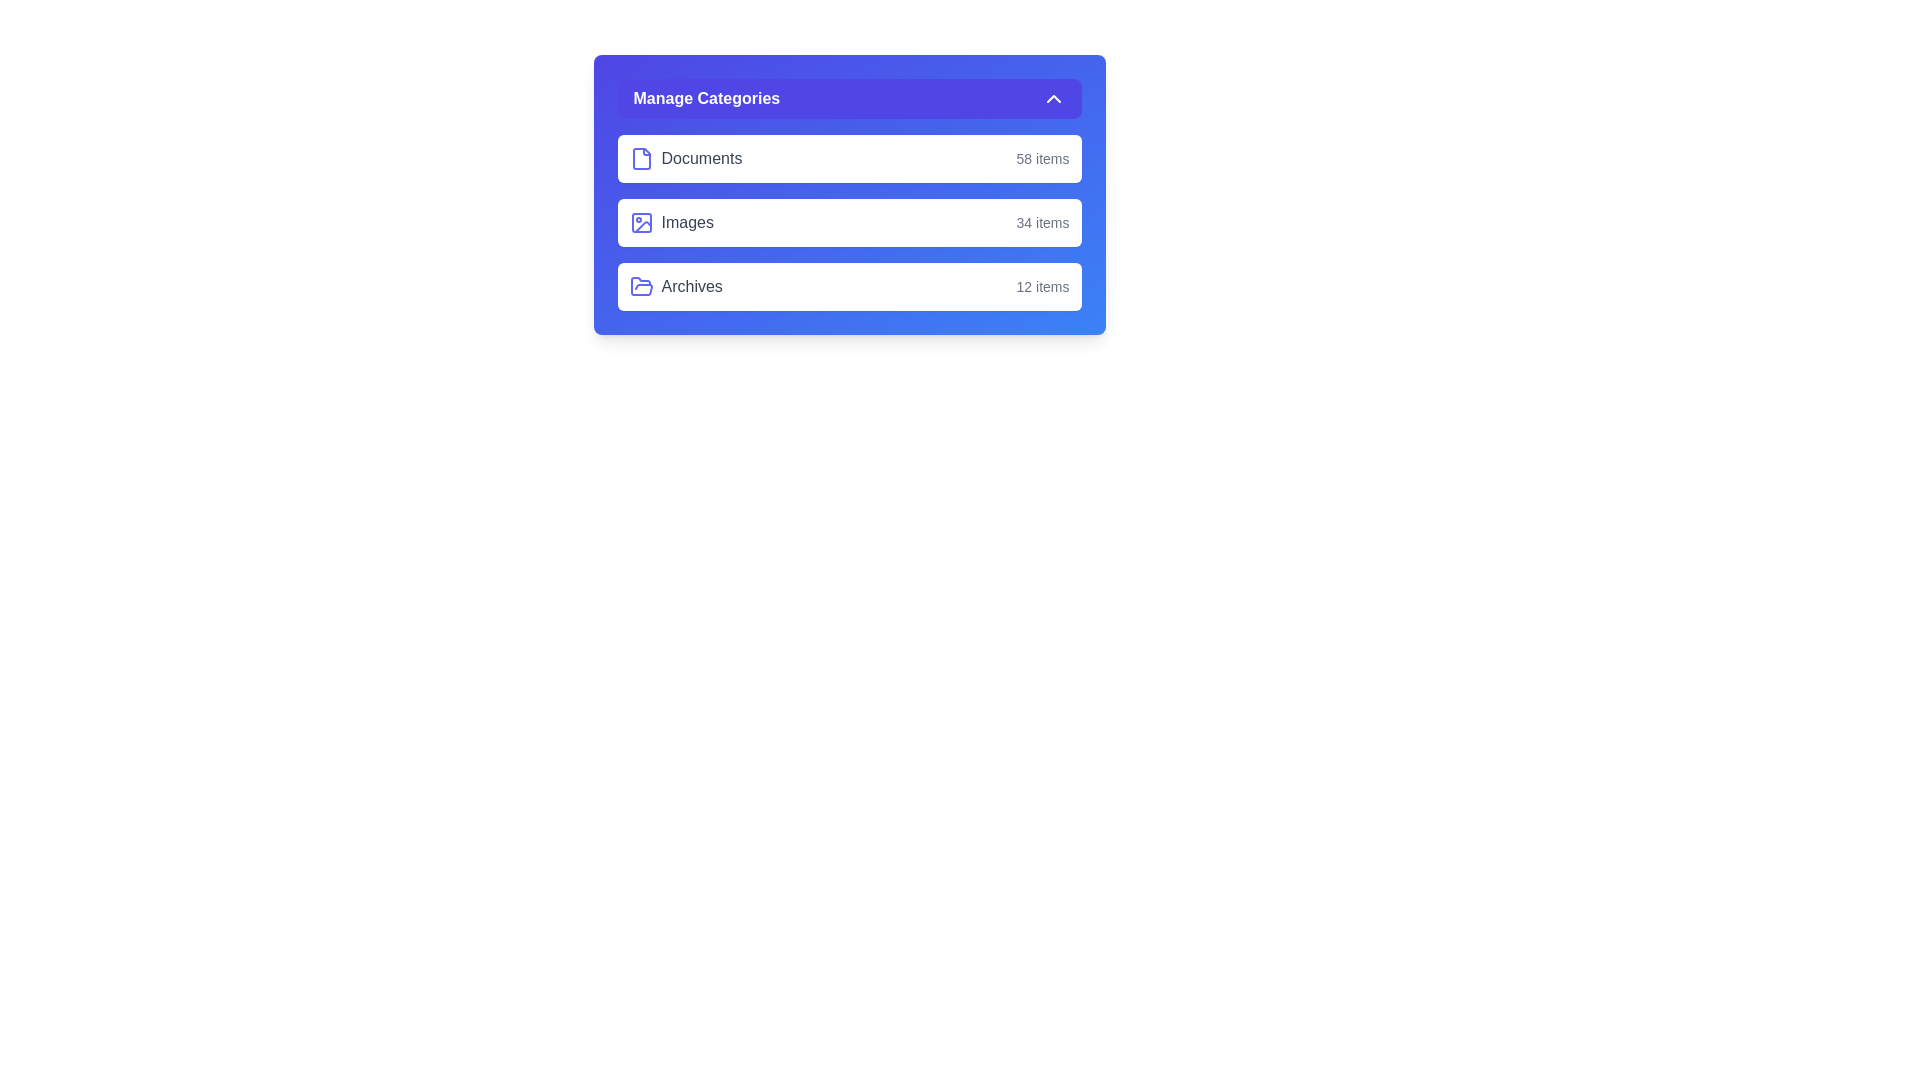  I want to click on the icon for the Images category, so click(641, 223).